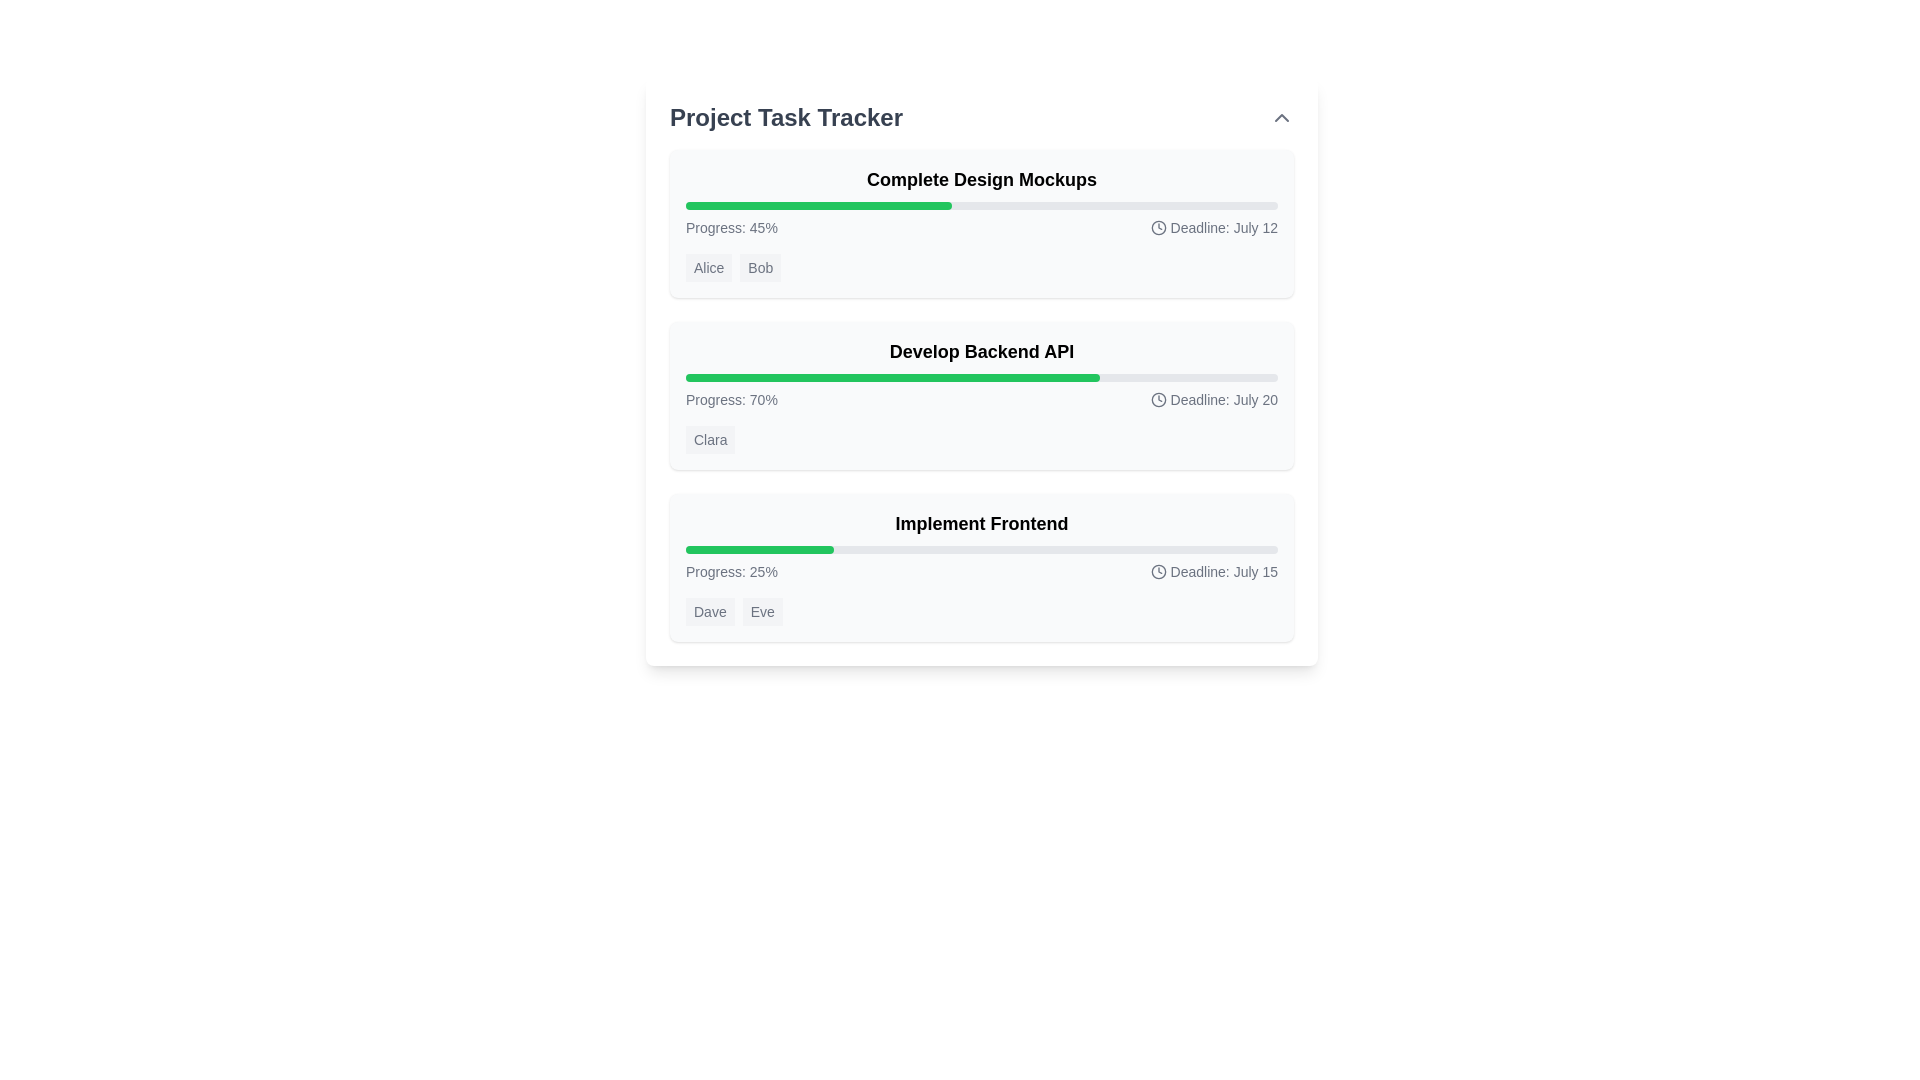 Image resolution: width=1920 pixels, height=1080 pixels. What do you see at coordinates (982, 396) in the screenshot?
I see `the assigned user 'Clara' in the second task block of the 'Project Task Tracker' section that shows the status of the 'Develop Backend API' task` at bounding box center [982, 396].